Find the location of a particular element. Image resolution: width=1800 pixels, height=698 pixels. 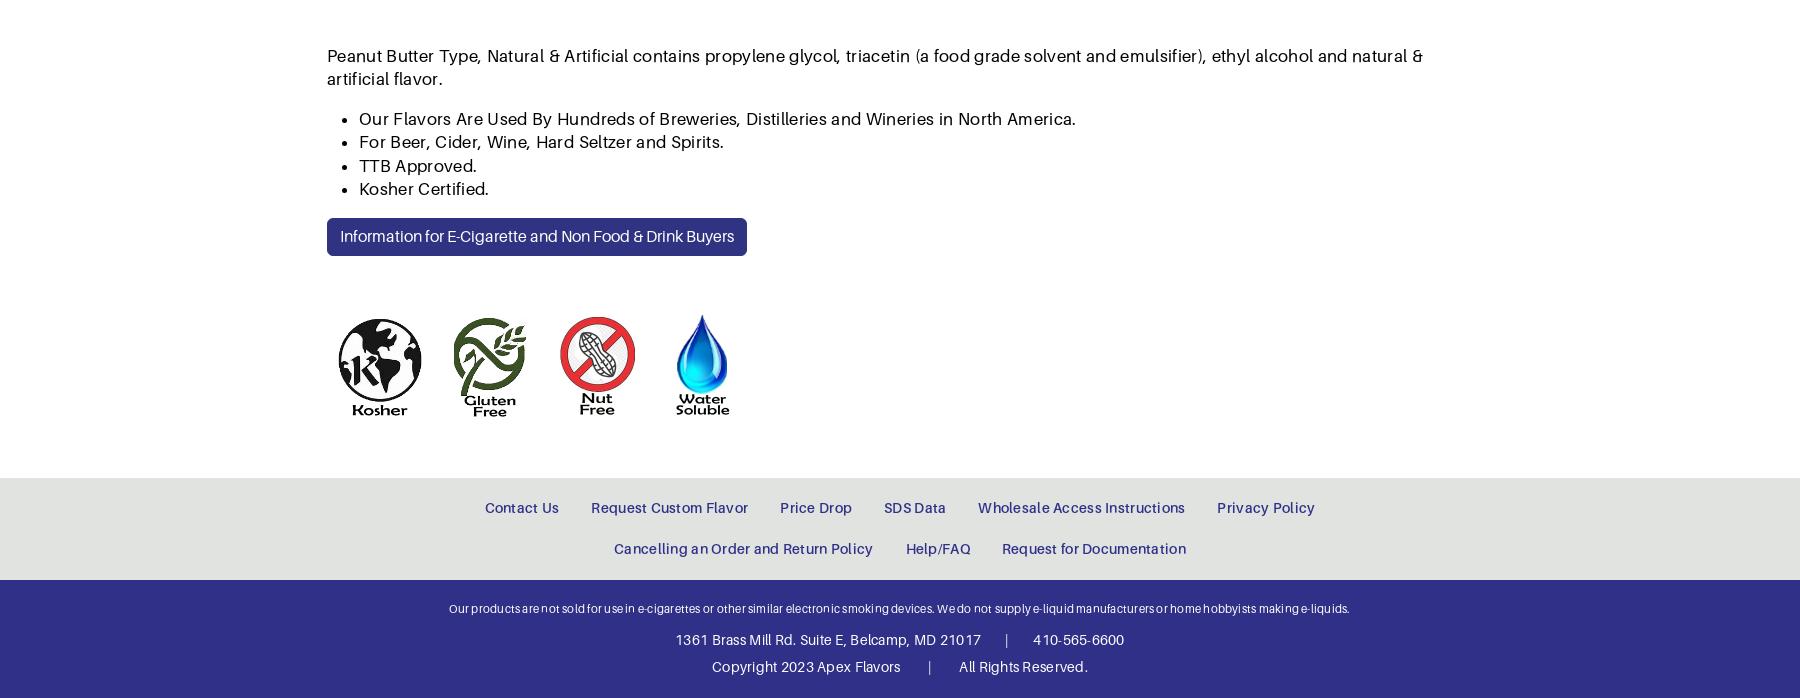

'Price Drop' is located at coordinates (815, 113).